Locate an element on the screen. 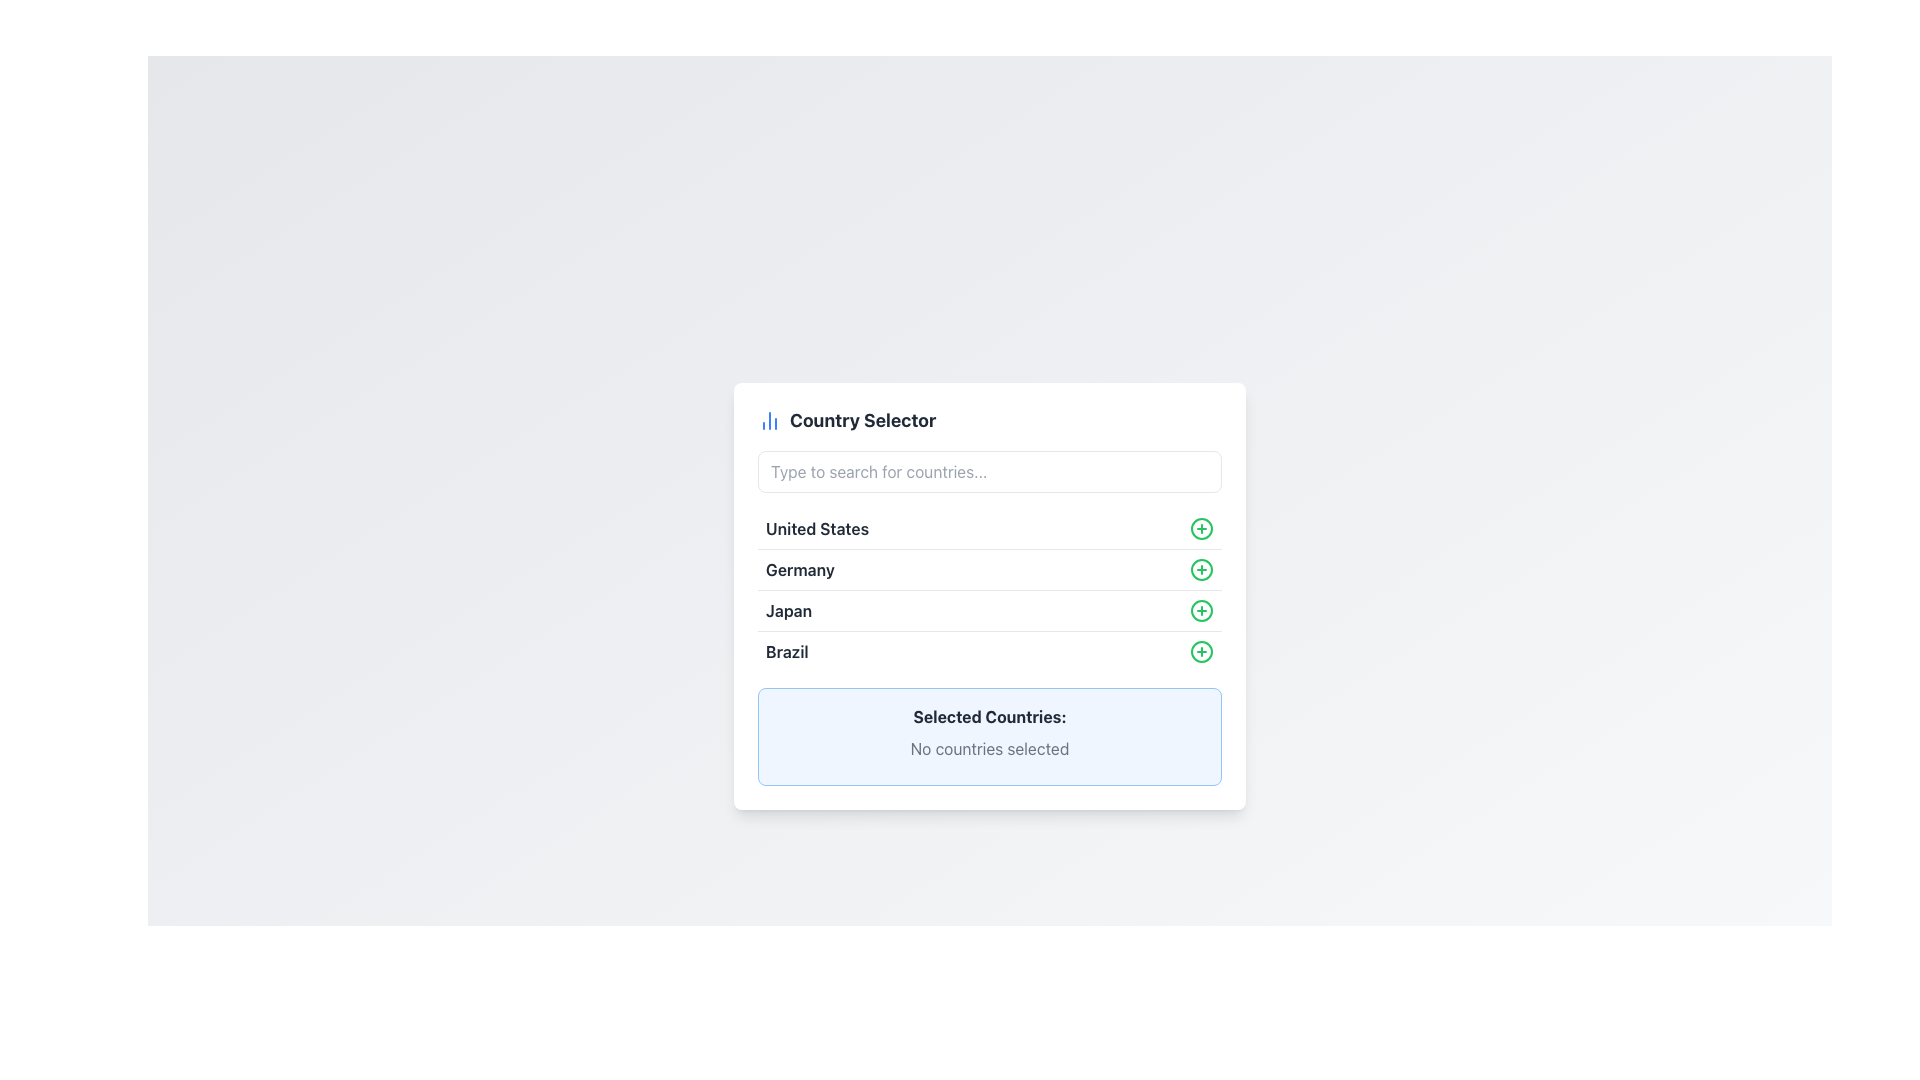 The image size is (1920, 1080). text label that states 'No countries selected', located within the 'Selected Countries:' section, which indicates the current selection status is located at coordinates (989, 748).